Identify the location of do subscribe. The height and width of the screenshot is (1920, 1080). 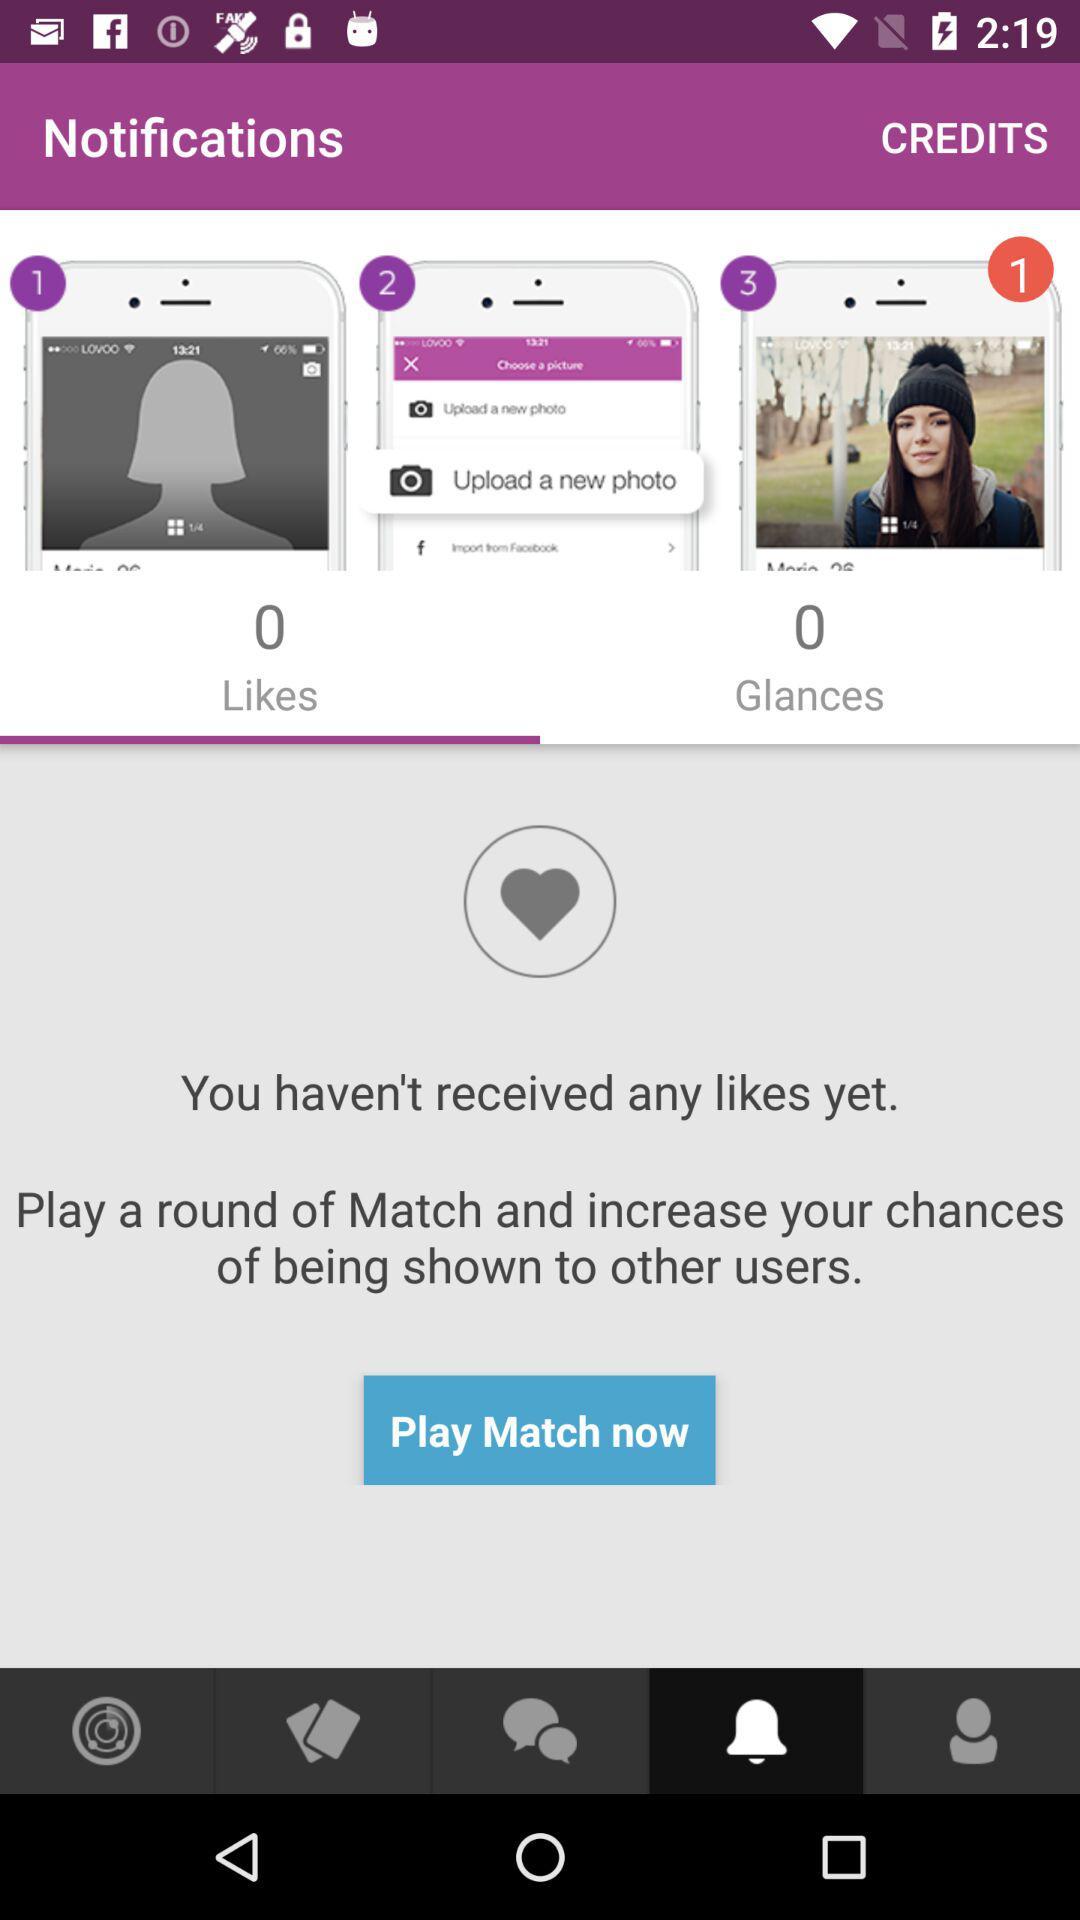
(756, 1730).